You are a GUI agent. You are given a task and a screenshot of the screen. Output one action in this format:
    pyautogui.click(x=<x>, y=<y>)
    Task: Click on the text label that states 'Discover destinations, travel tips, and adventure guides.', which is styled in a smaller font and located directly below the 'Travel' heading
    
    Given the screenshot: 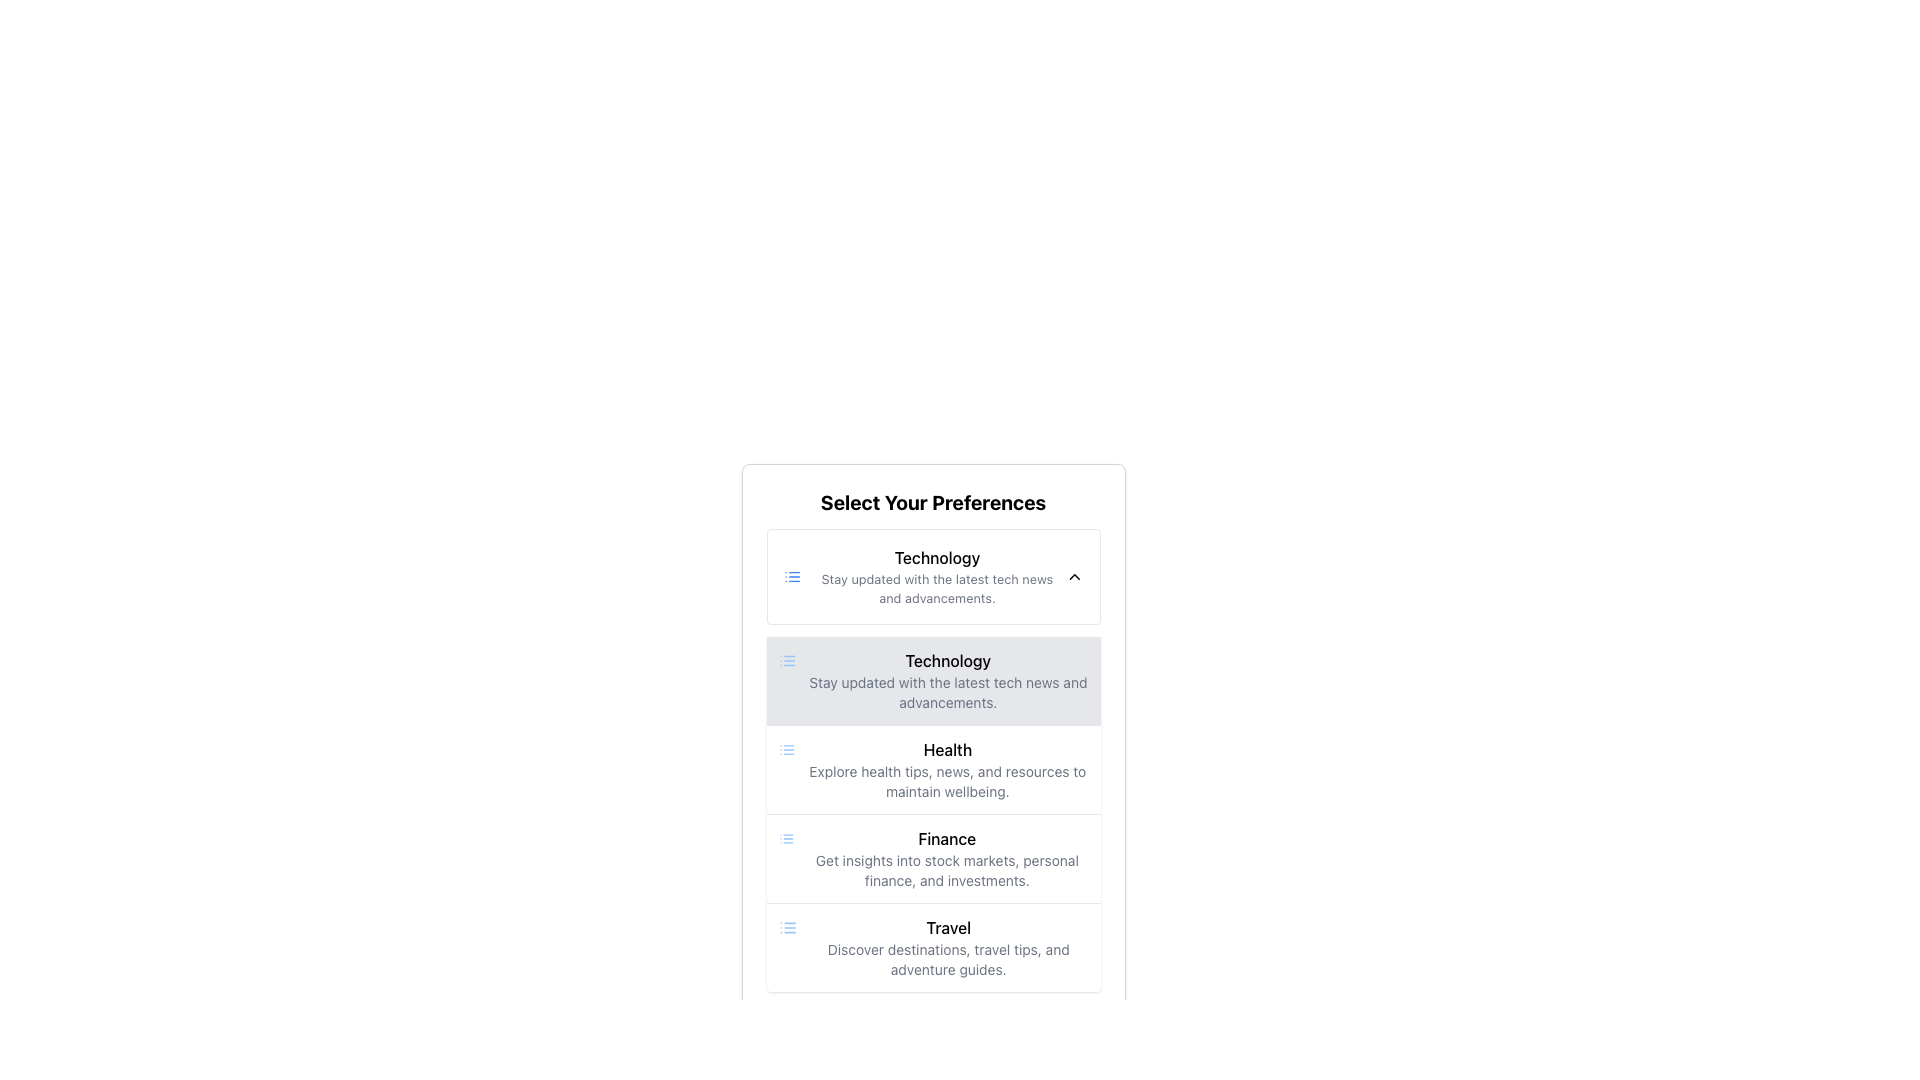 What is the action you would take?
    pyautogui.click(x=947, y=959)
    